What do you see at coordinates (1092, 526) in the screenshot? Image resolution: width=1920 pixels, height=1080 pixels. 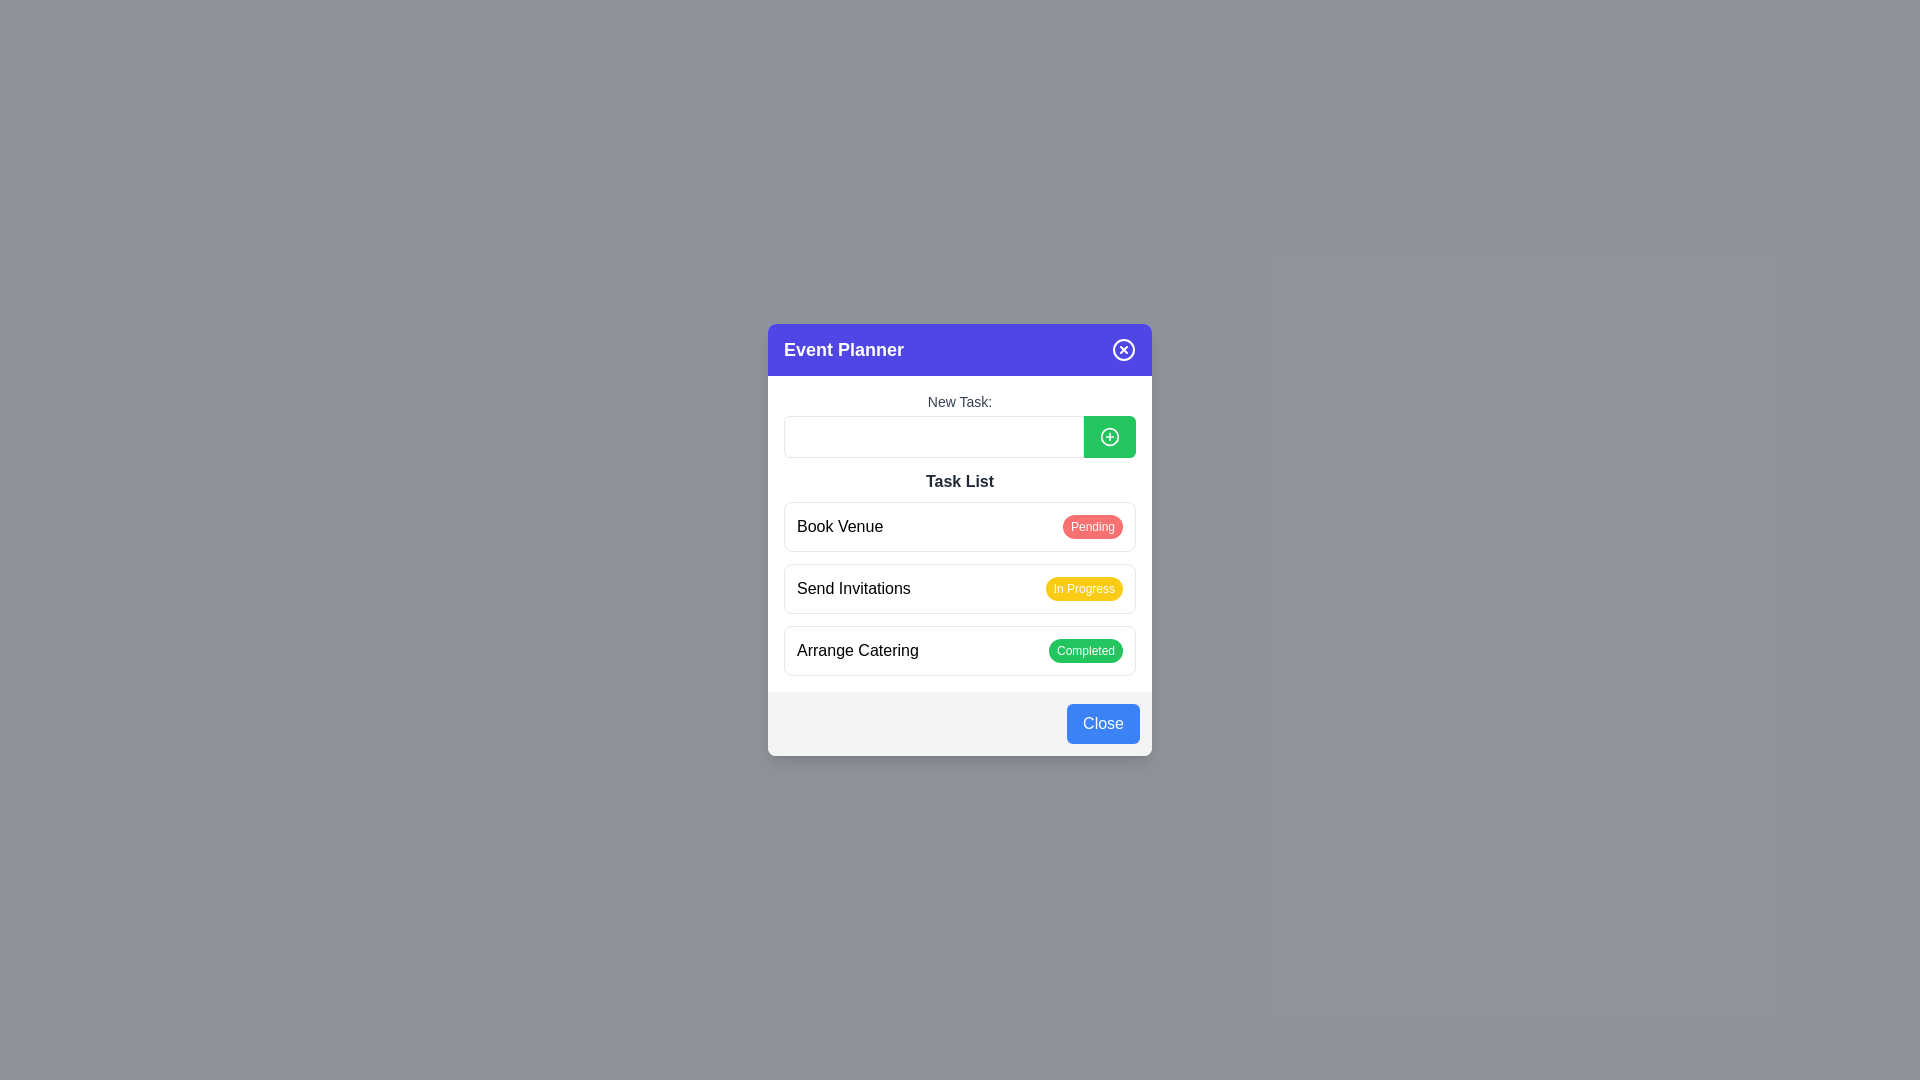 I see `the text of the Status Badge that indicates the status of the task 'Book Venue' as 'Pending', located on the right side of the list item` at bounding box center [1092, 526].